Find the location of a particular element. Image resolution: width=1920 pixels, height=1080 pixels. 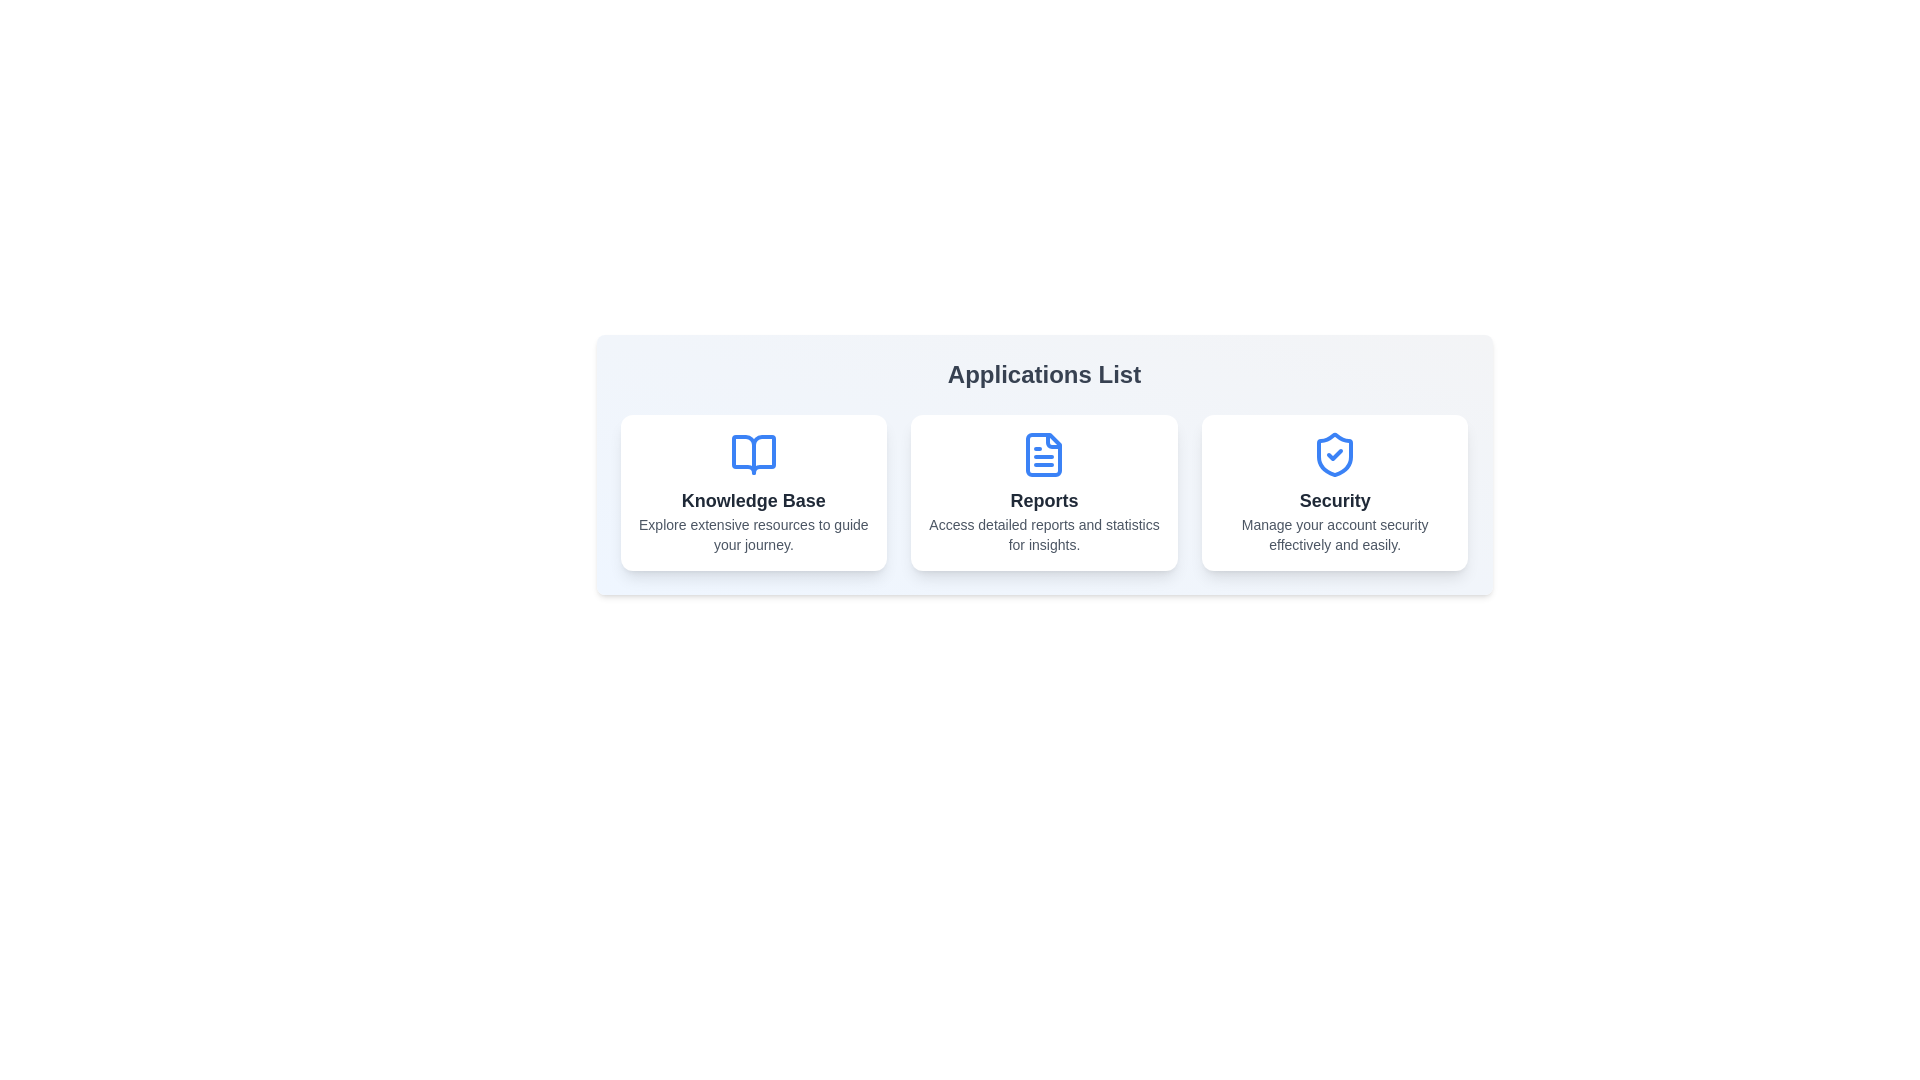

the Reports card to simulate an interaction is located at coordinates (1043, 493).